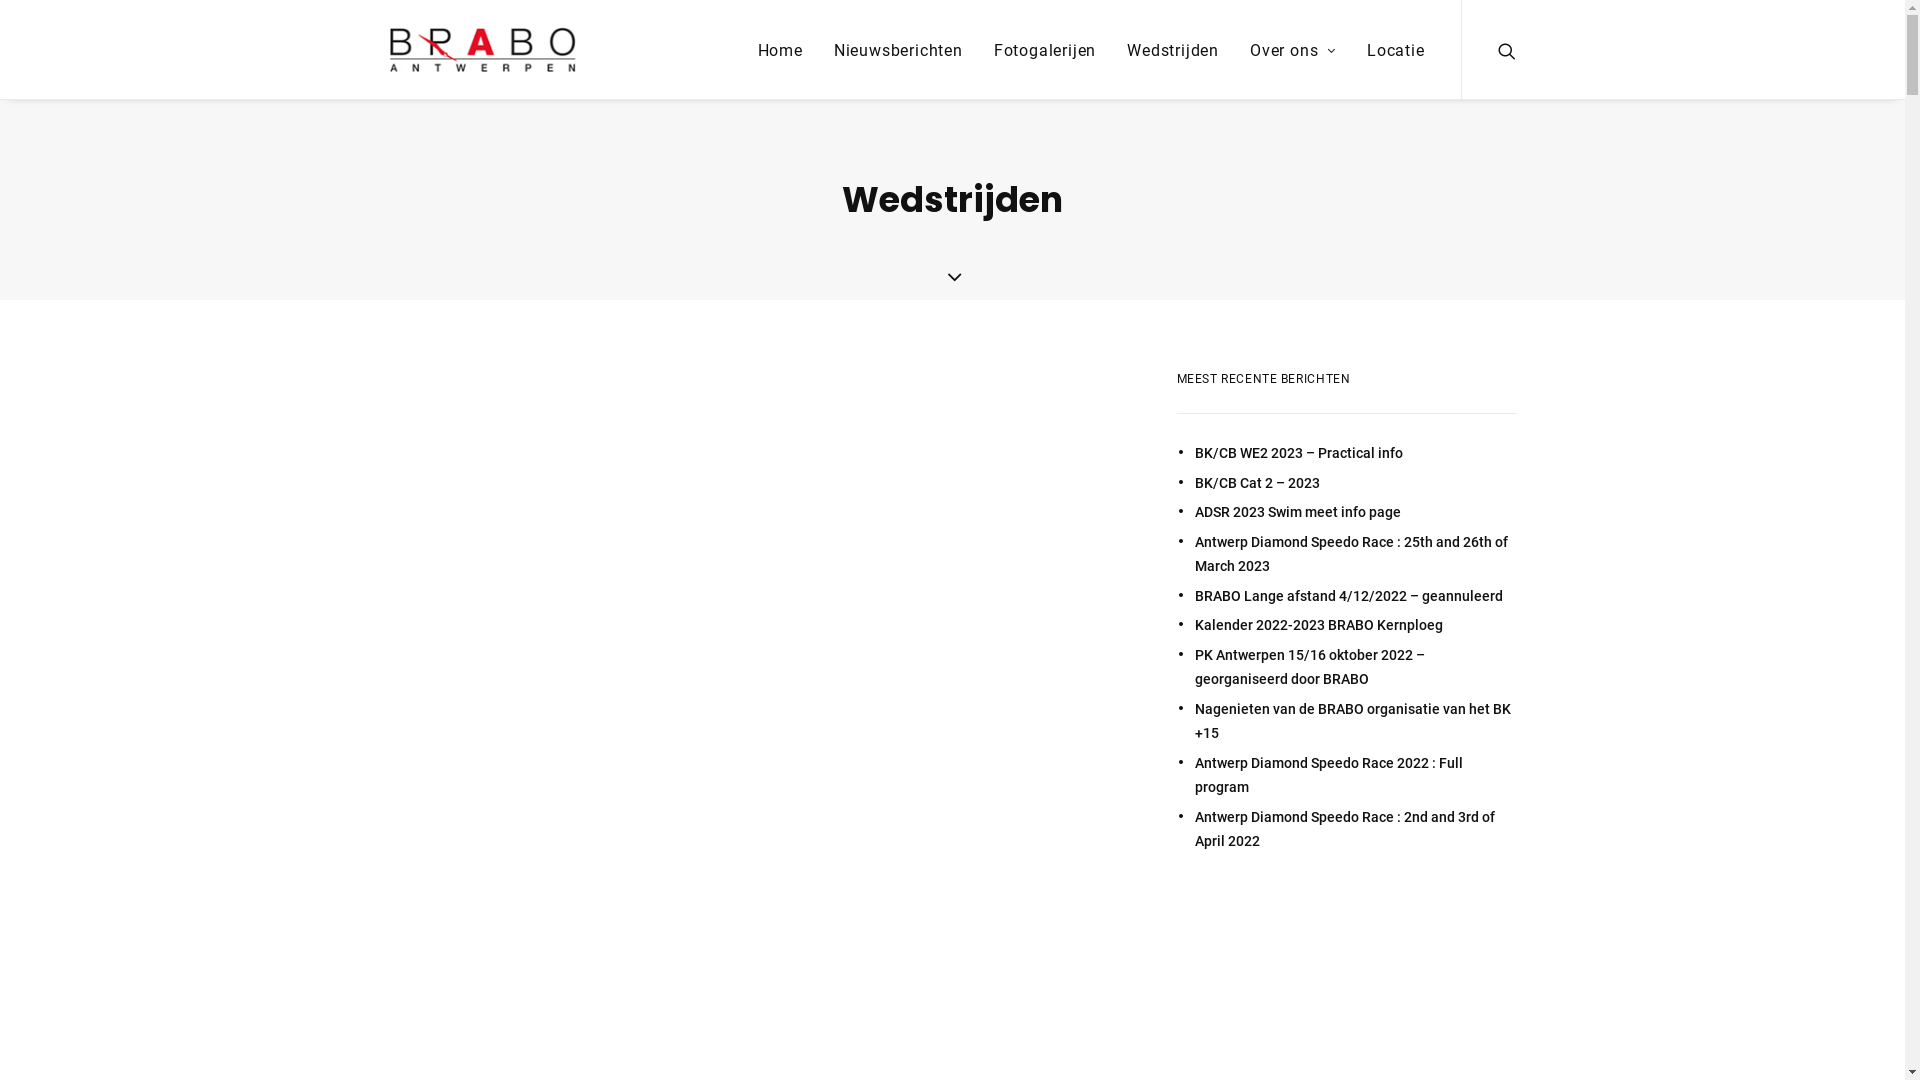  I want to click on 'Nagenieten van de BRABO organisatie van het BK +15', so click(1354, 721).